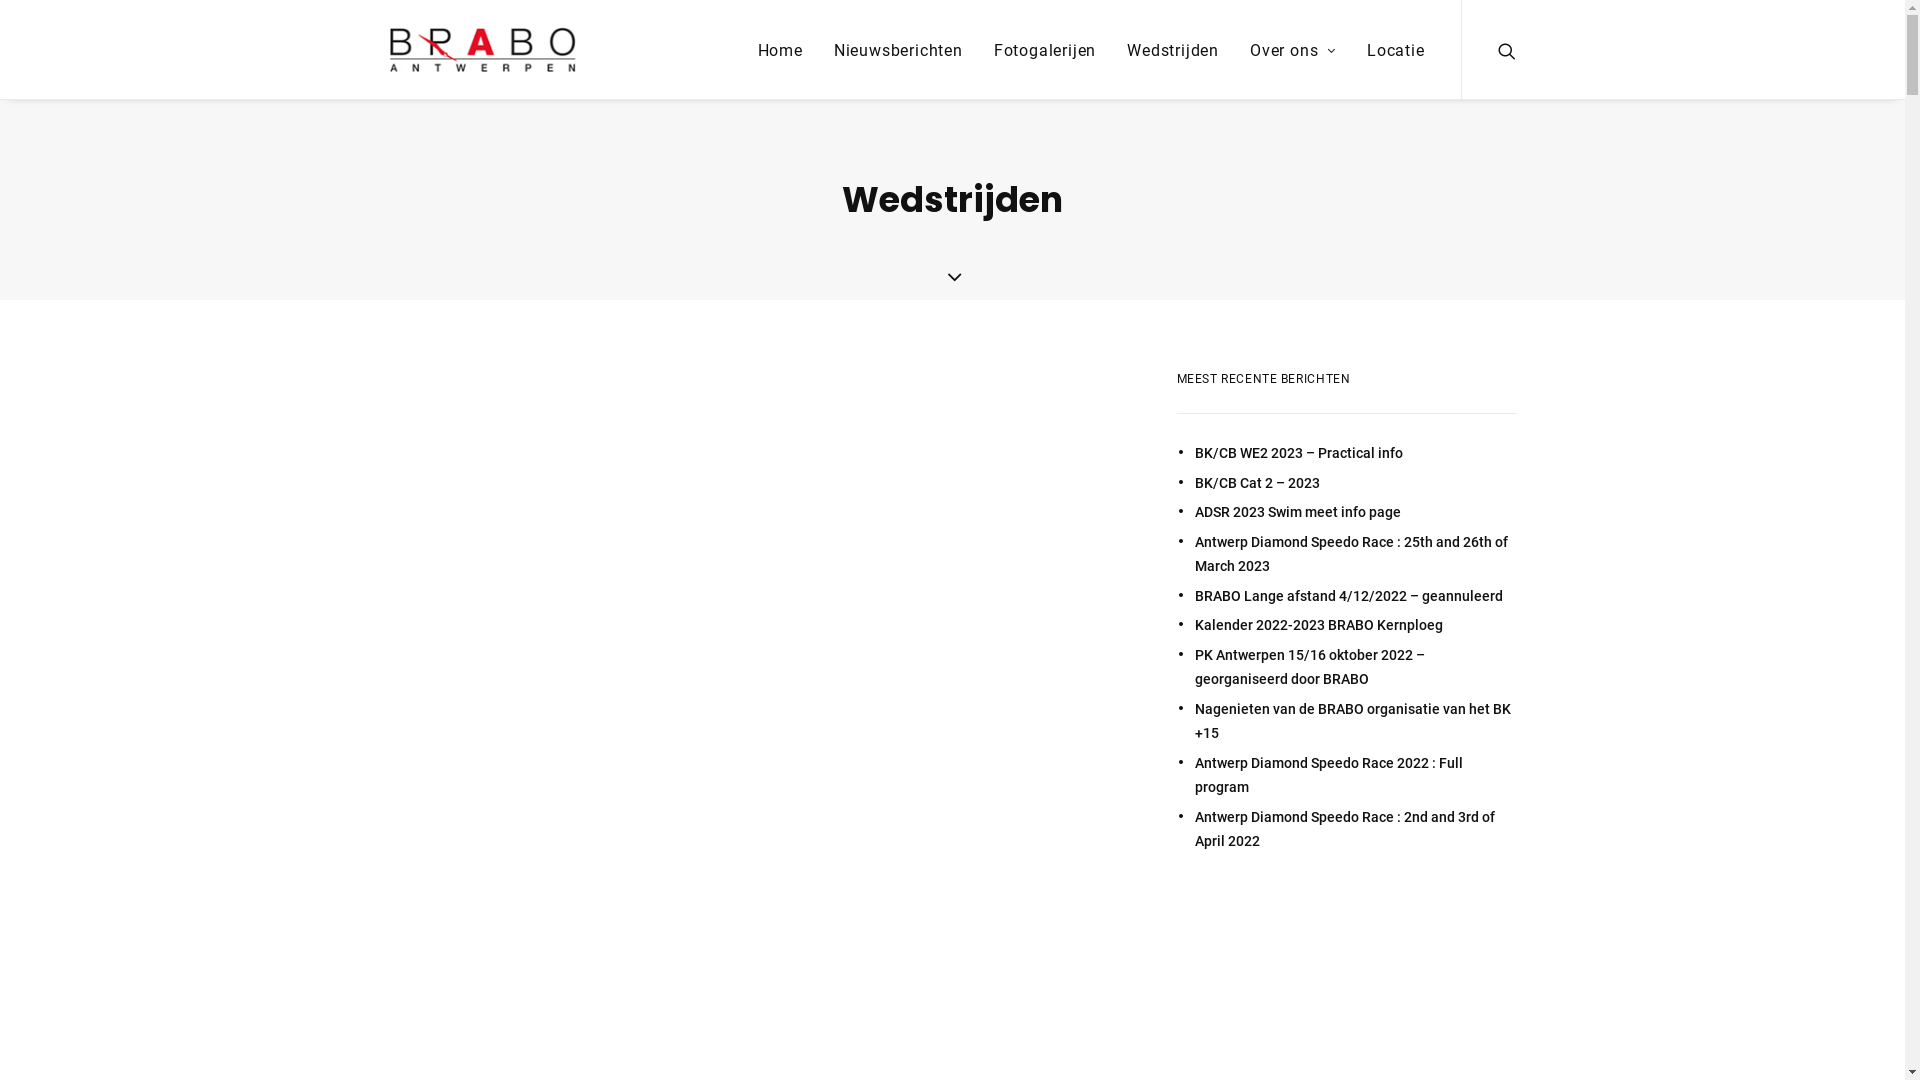  I want to click on 'Nagenieten van de BRABO organisatie van het BK +15', so click(1354, 721).